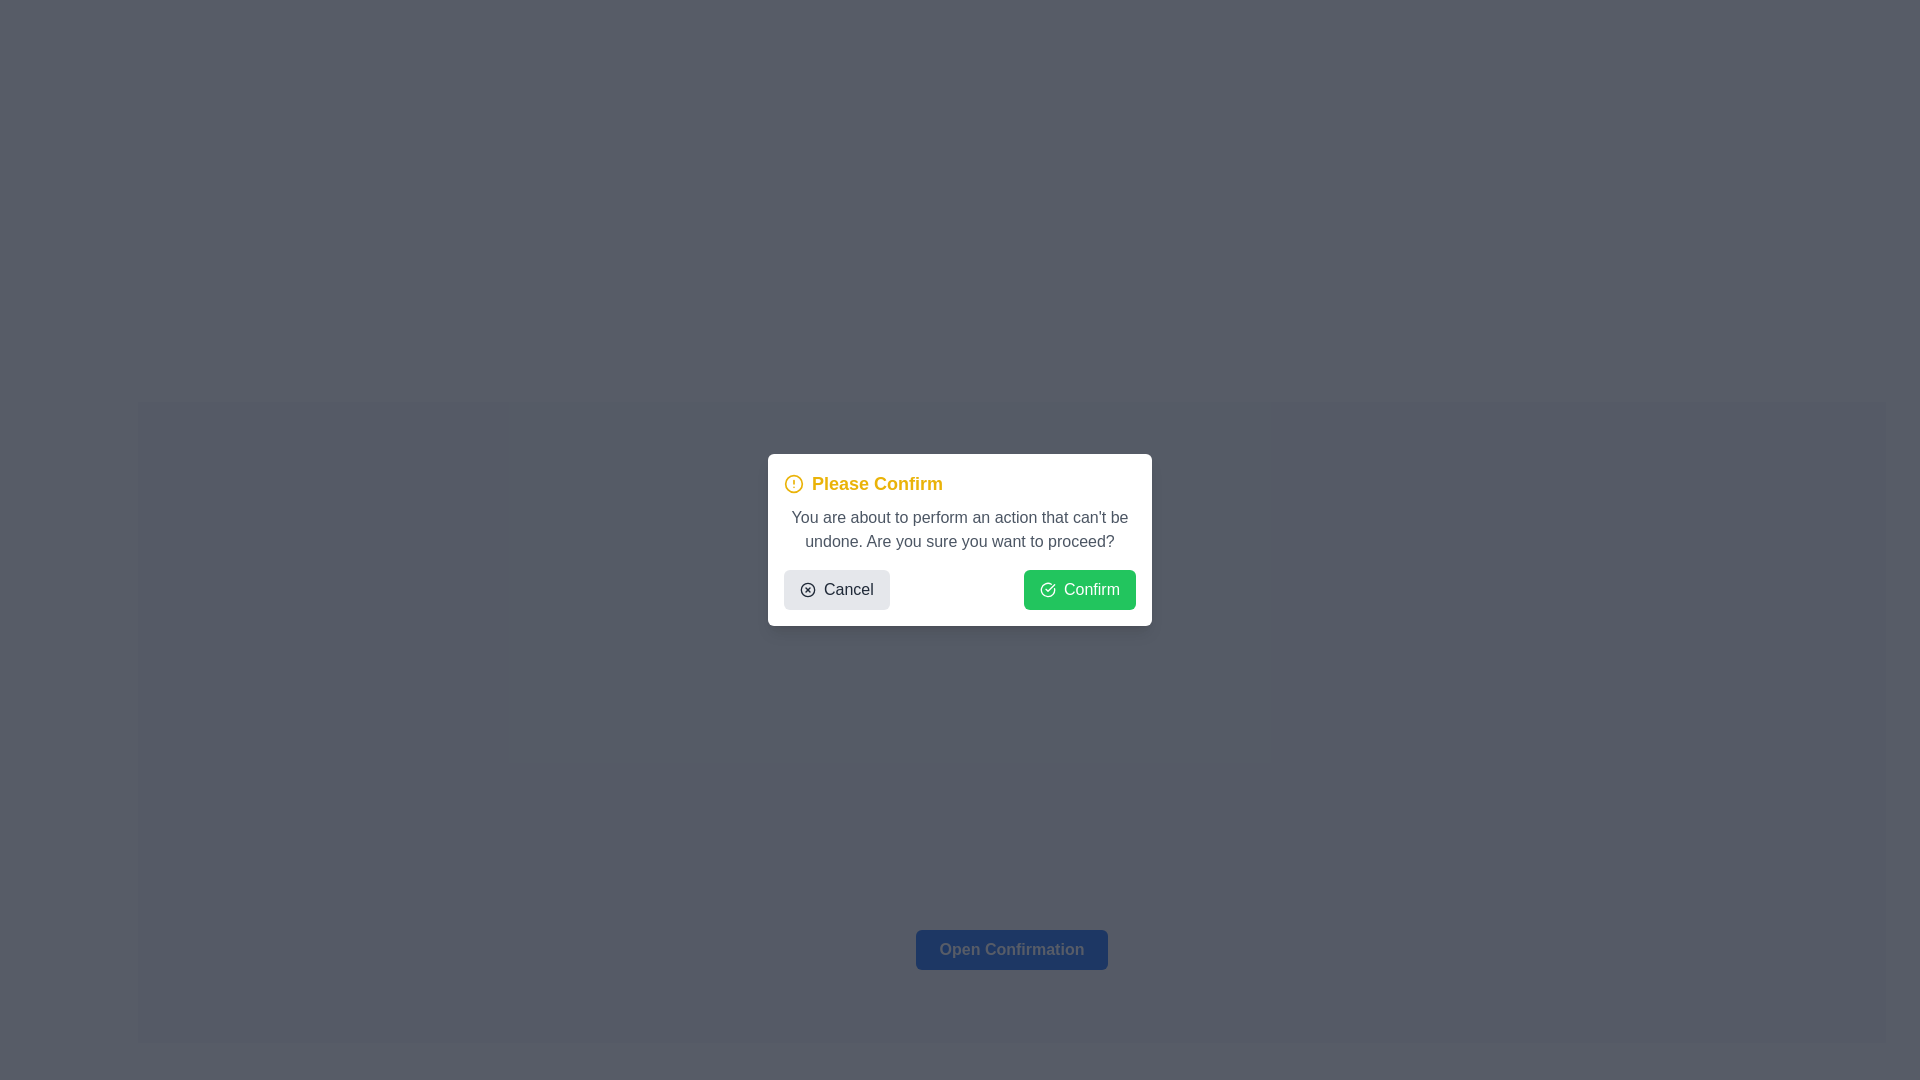 The height and width of the screenshot is (1080, 1920). I want to click on the circular graphical element of the SVG icon located in the top-left of the modal dialog that contains a confirmation message, so click(807, 589).